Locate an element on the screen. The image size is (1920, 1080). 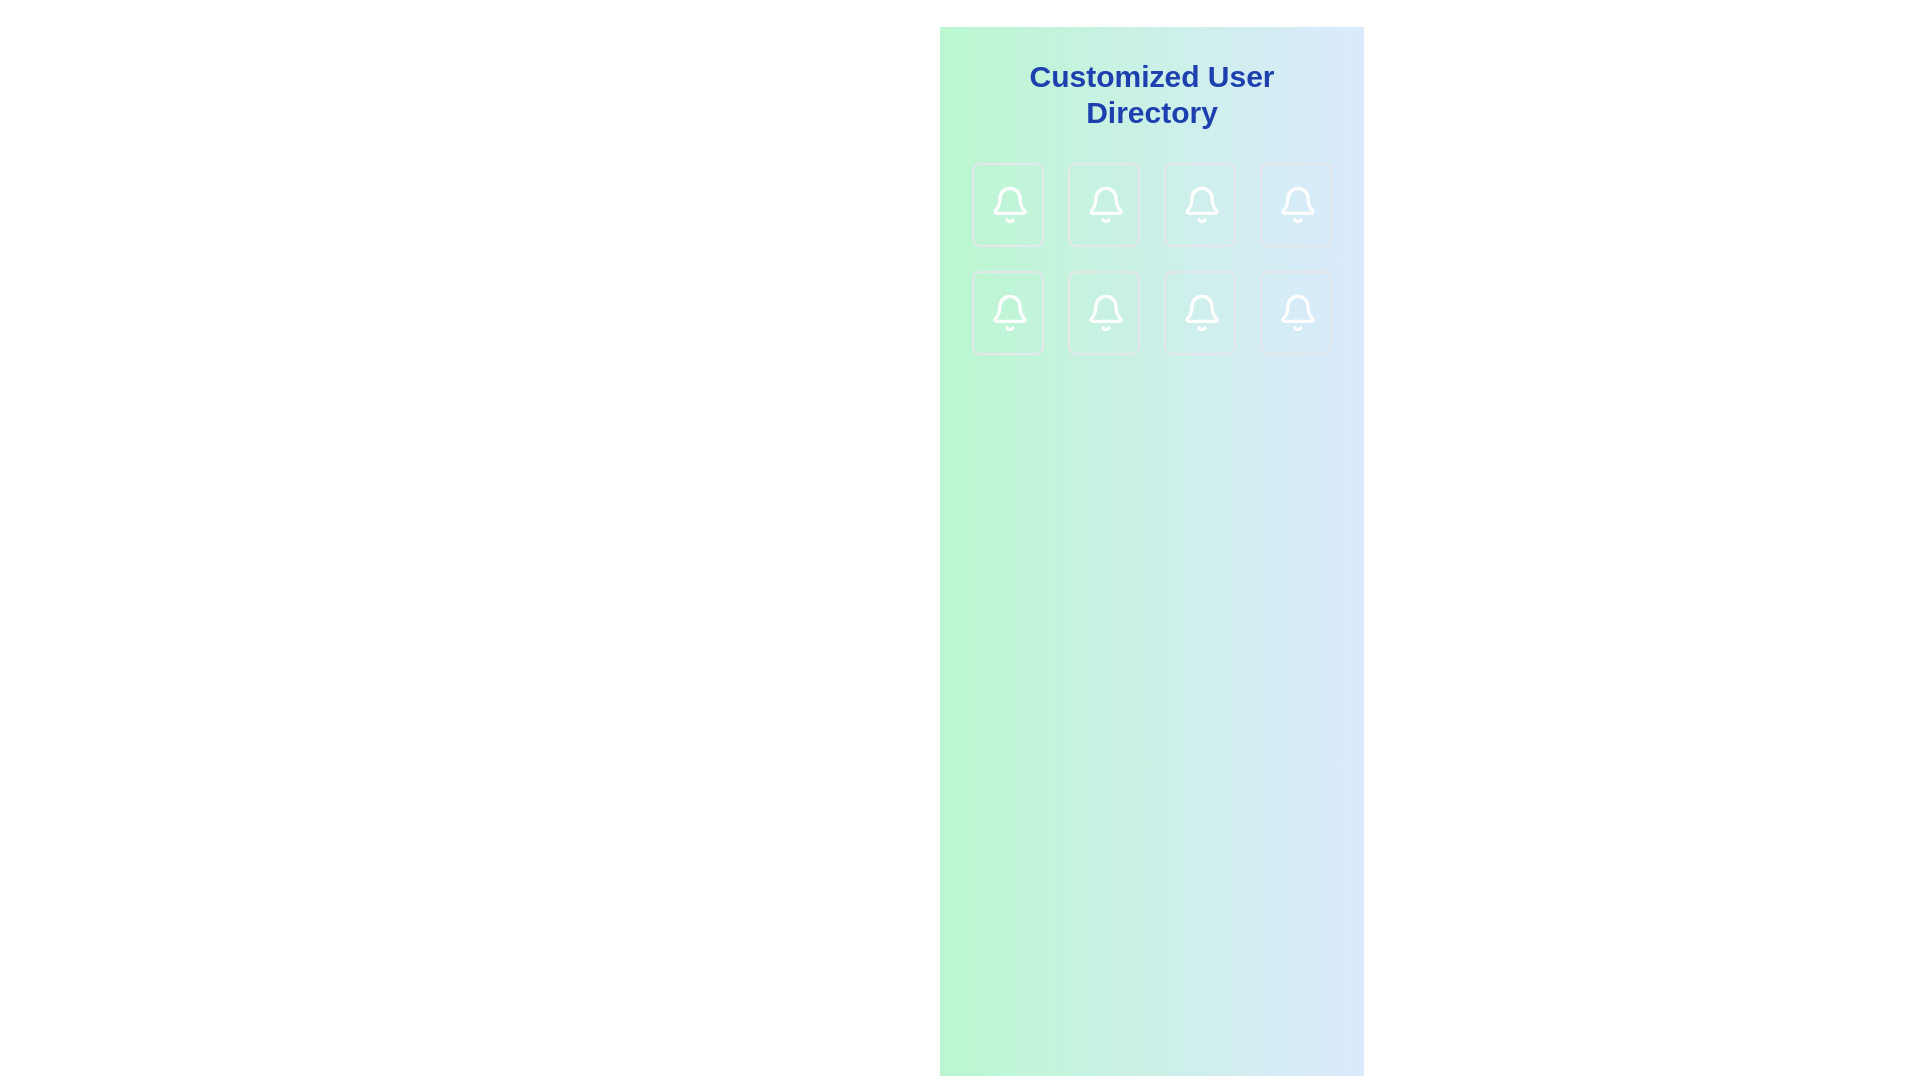
the second bell icon in the top row of a 3x3 grid, which is styled with a clean and minimalistic design is located at coordinates (1200, 204).